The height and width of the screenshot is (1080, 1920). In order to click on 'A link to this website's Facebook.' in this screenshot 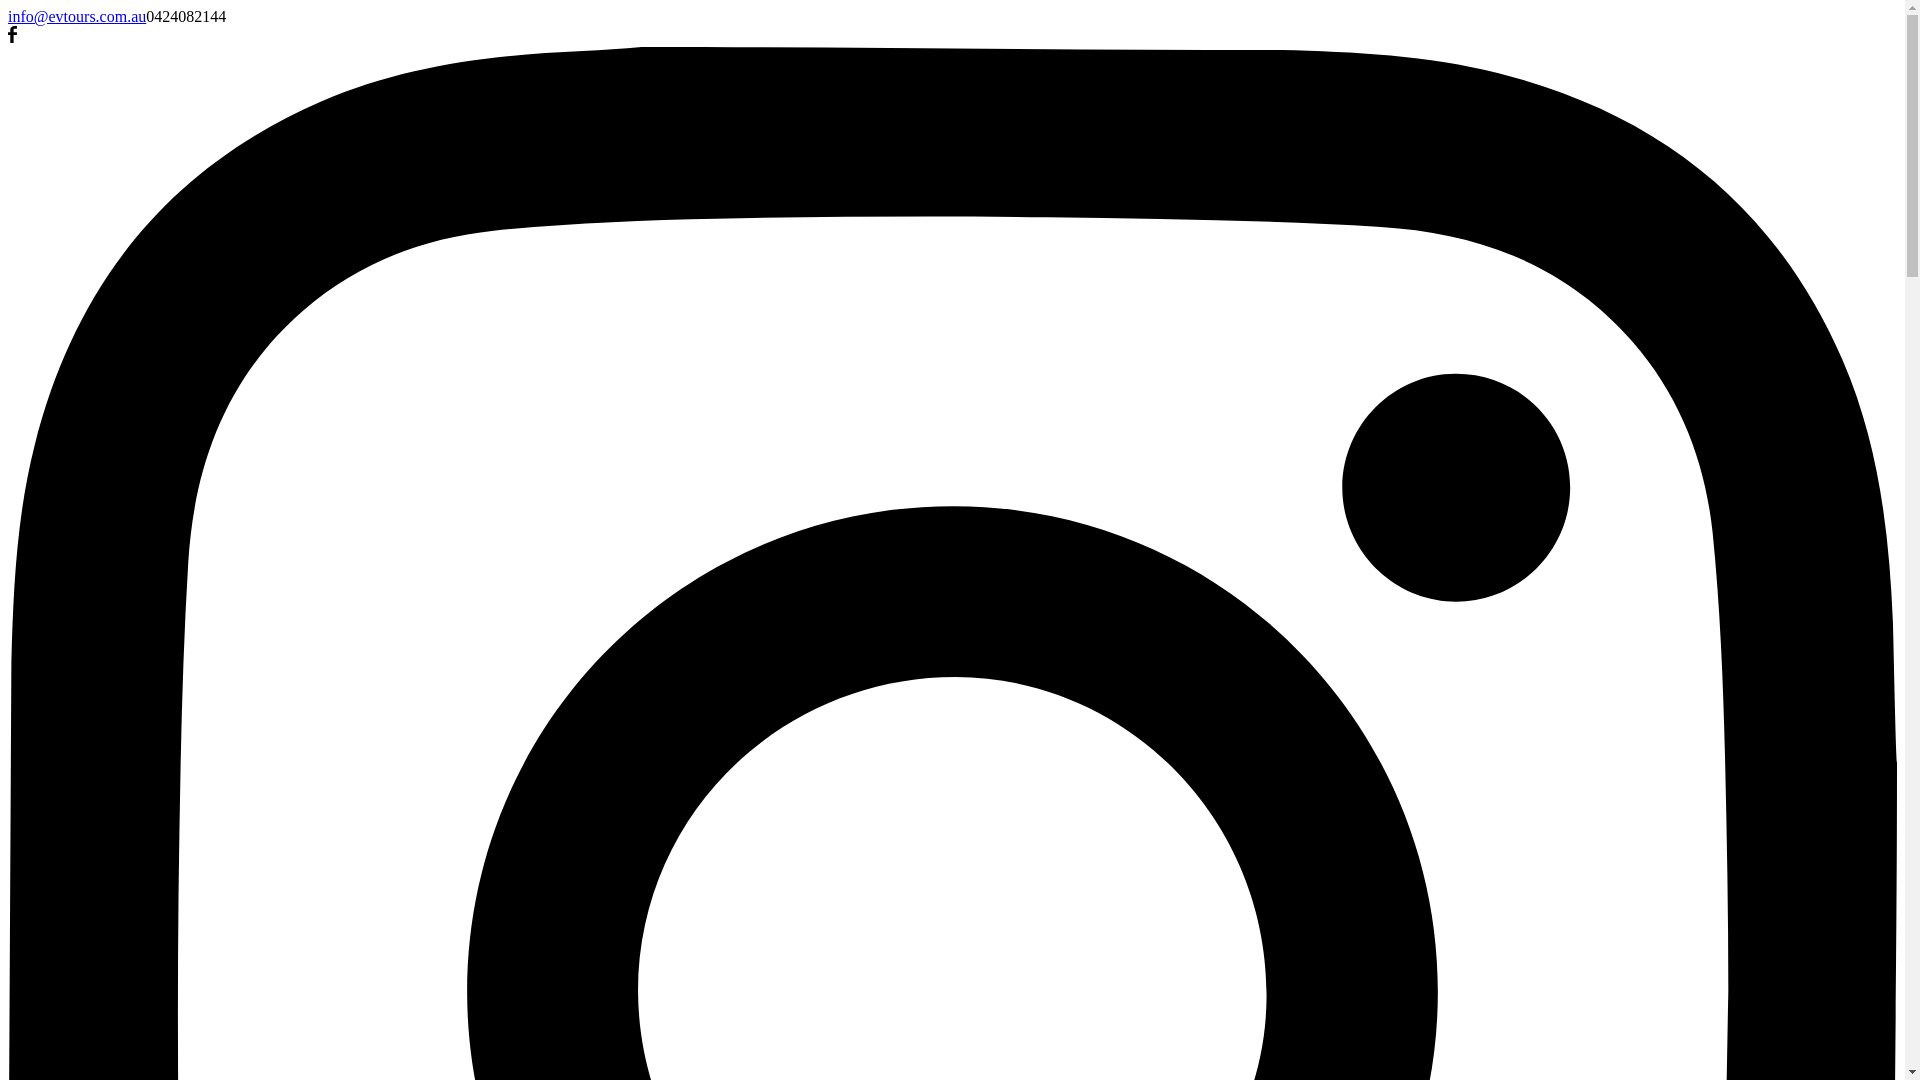, I will do `click(12, 37)`.